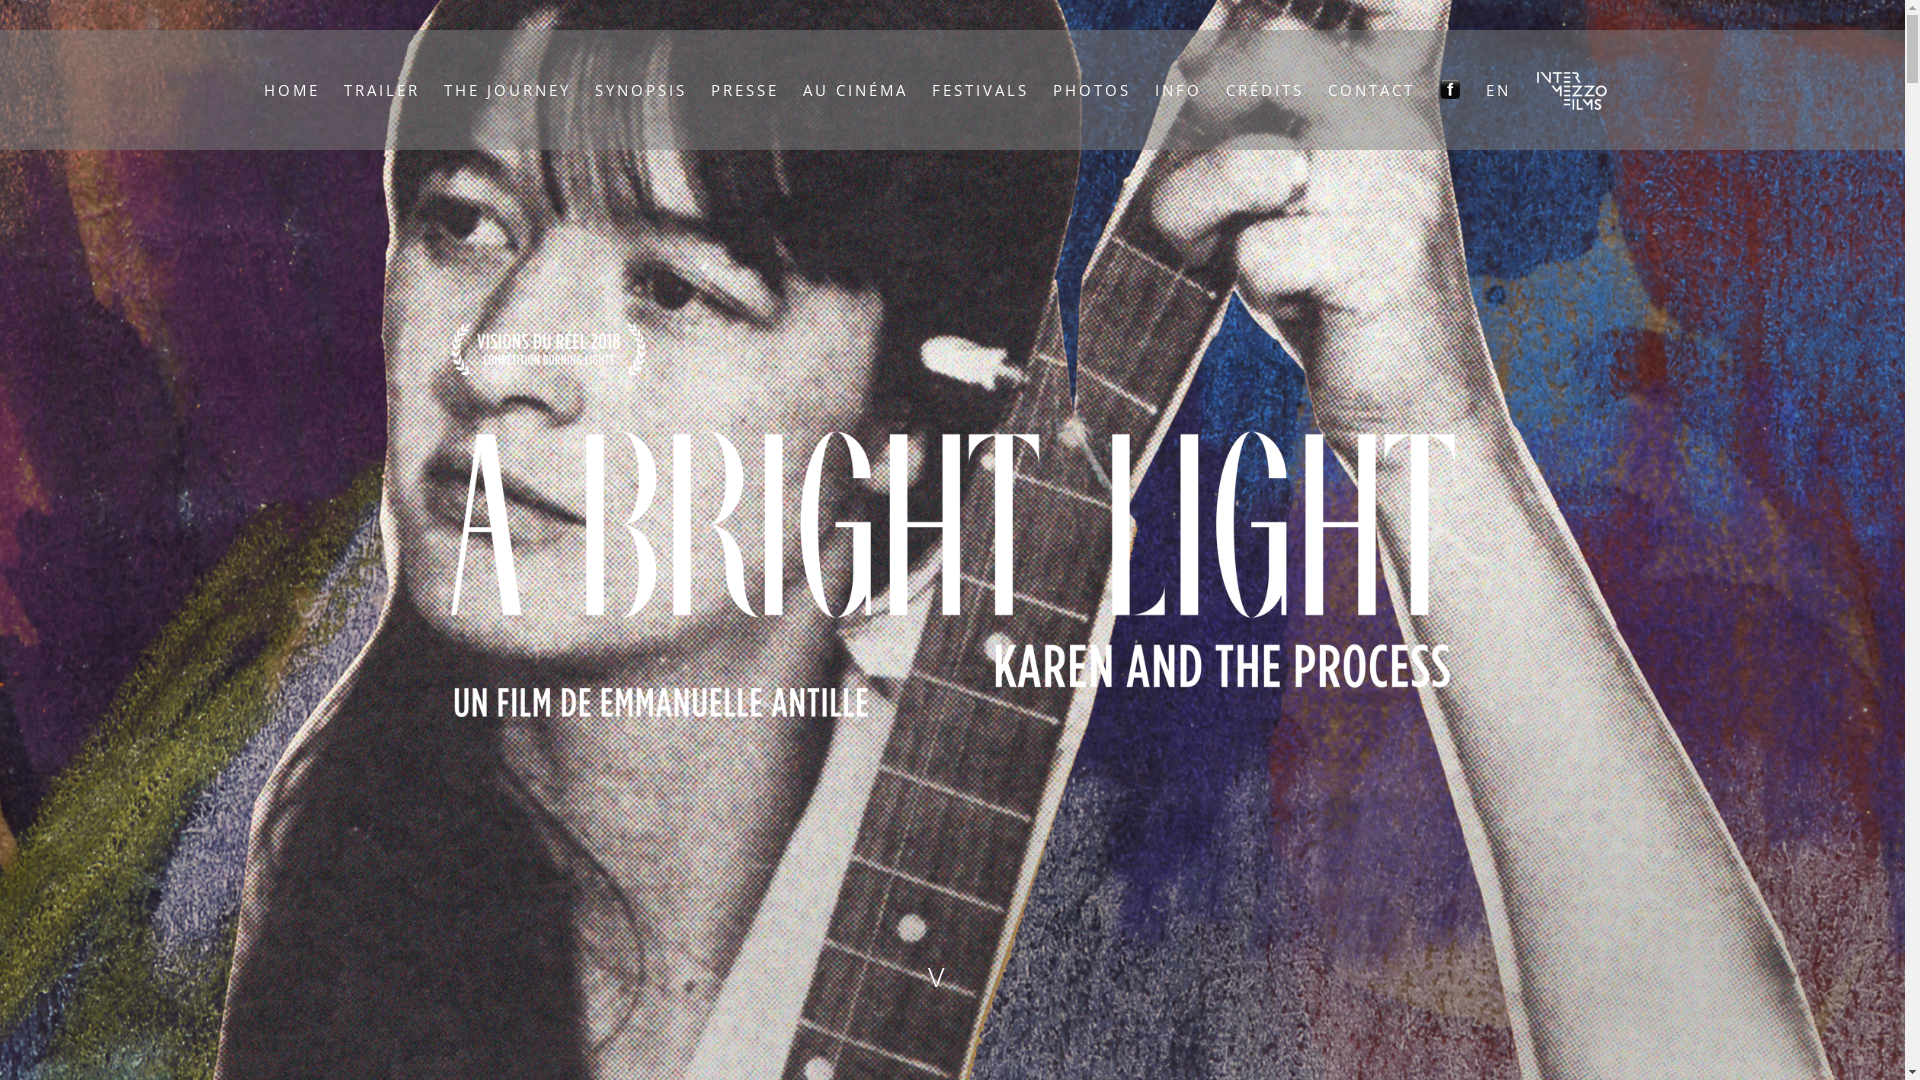  Describe the element at coordinates (743, 88) in the screenshot. I see `'PRESSE'` at that location.